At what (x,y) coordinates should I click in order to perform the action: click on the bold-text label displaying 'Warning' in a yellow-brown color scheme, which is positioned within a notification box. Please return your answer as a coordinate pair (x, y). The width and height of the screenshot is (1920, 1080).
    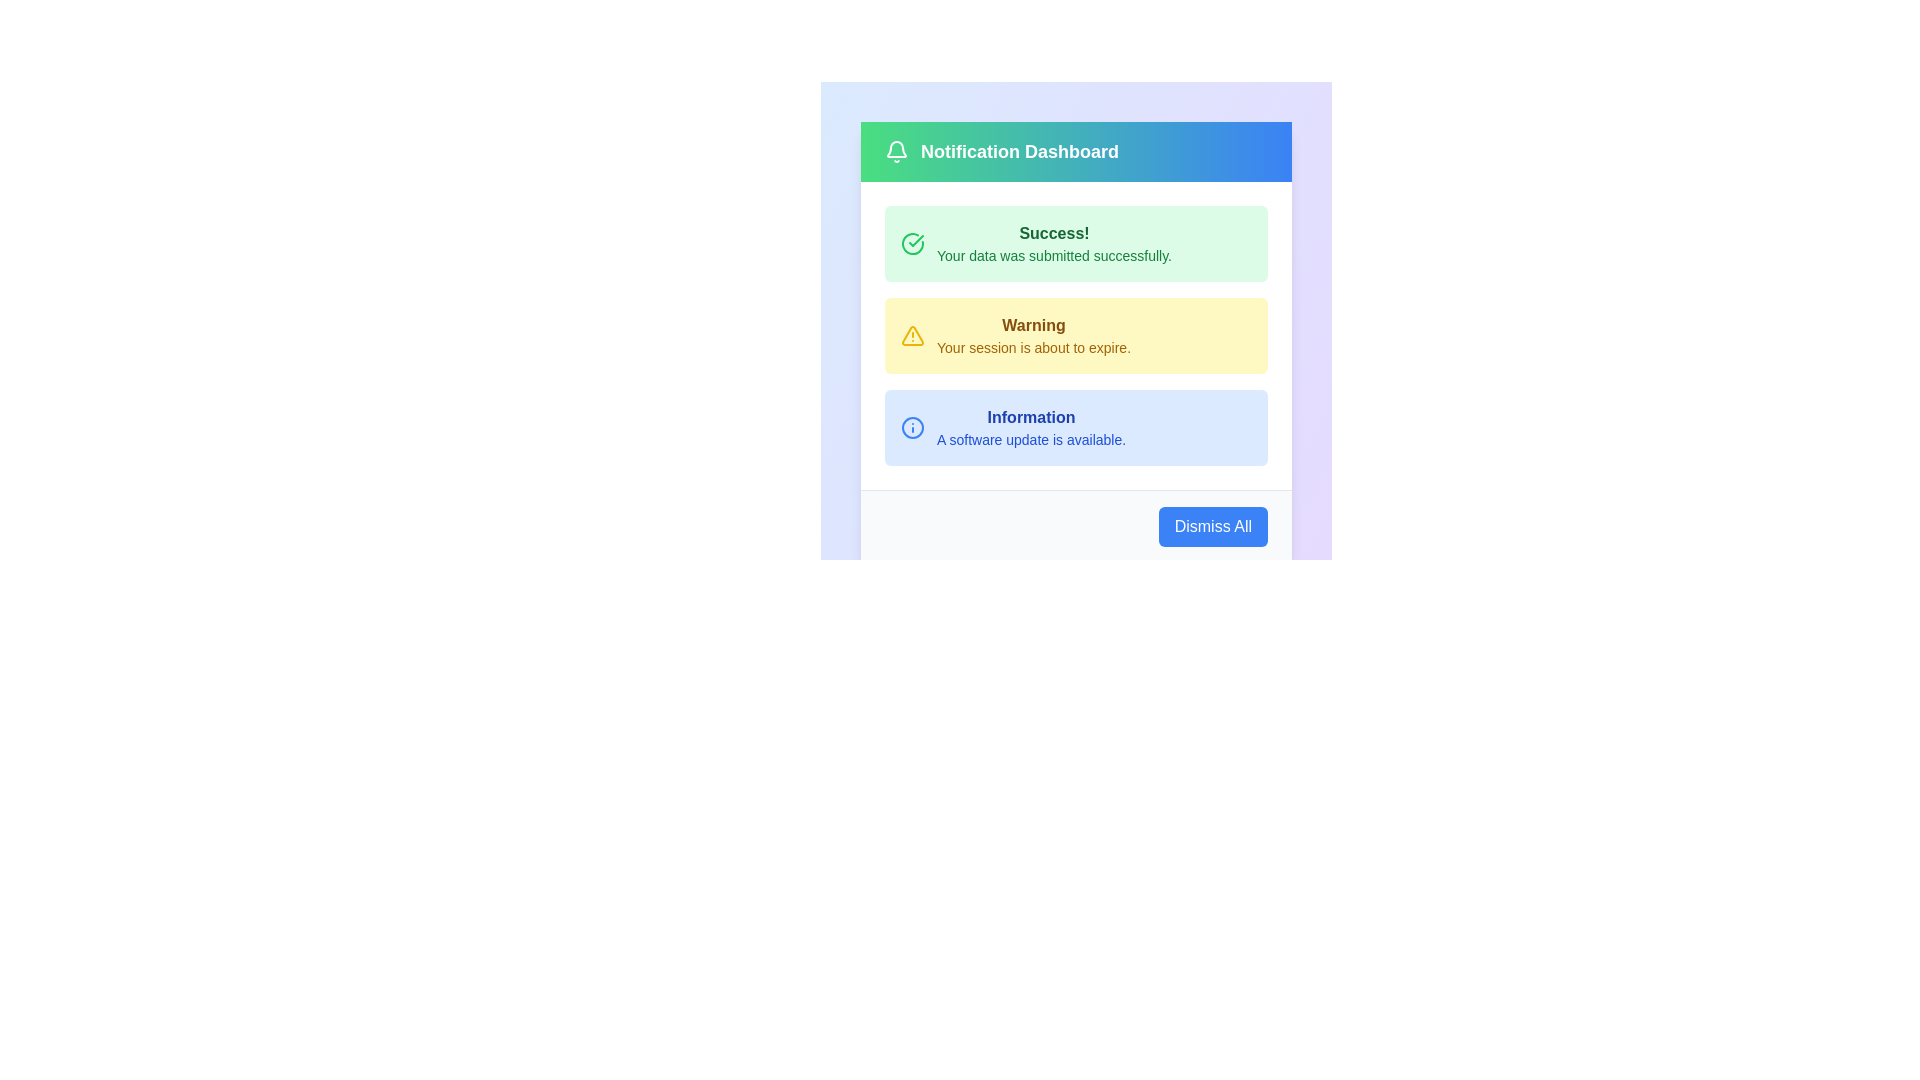
    Looking at the image, I should click on (1034, 325).